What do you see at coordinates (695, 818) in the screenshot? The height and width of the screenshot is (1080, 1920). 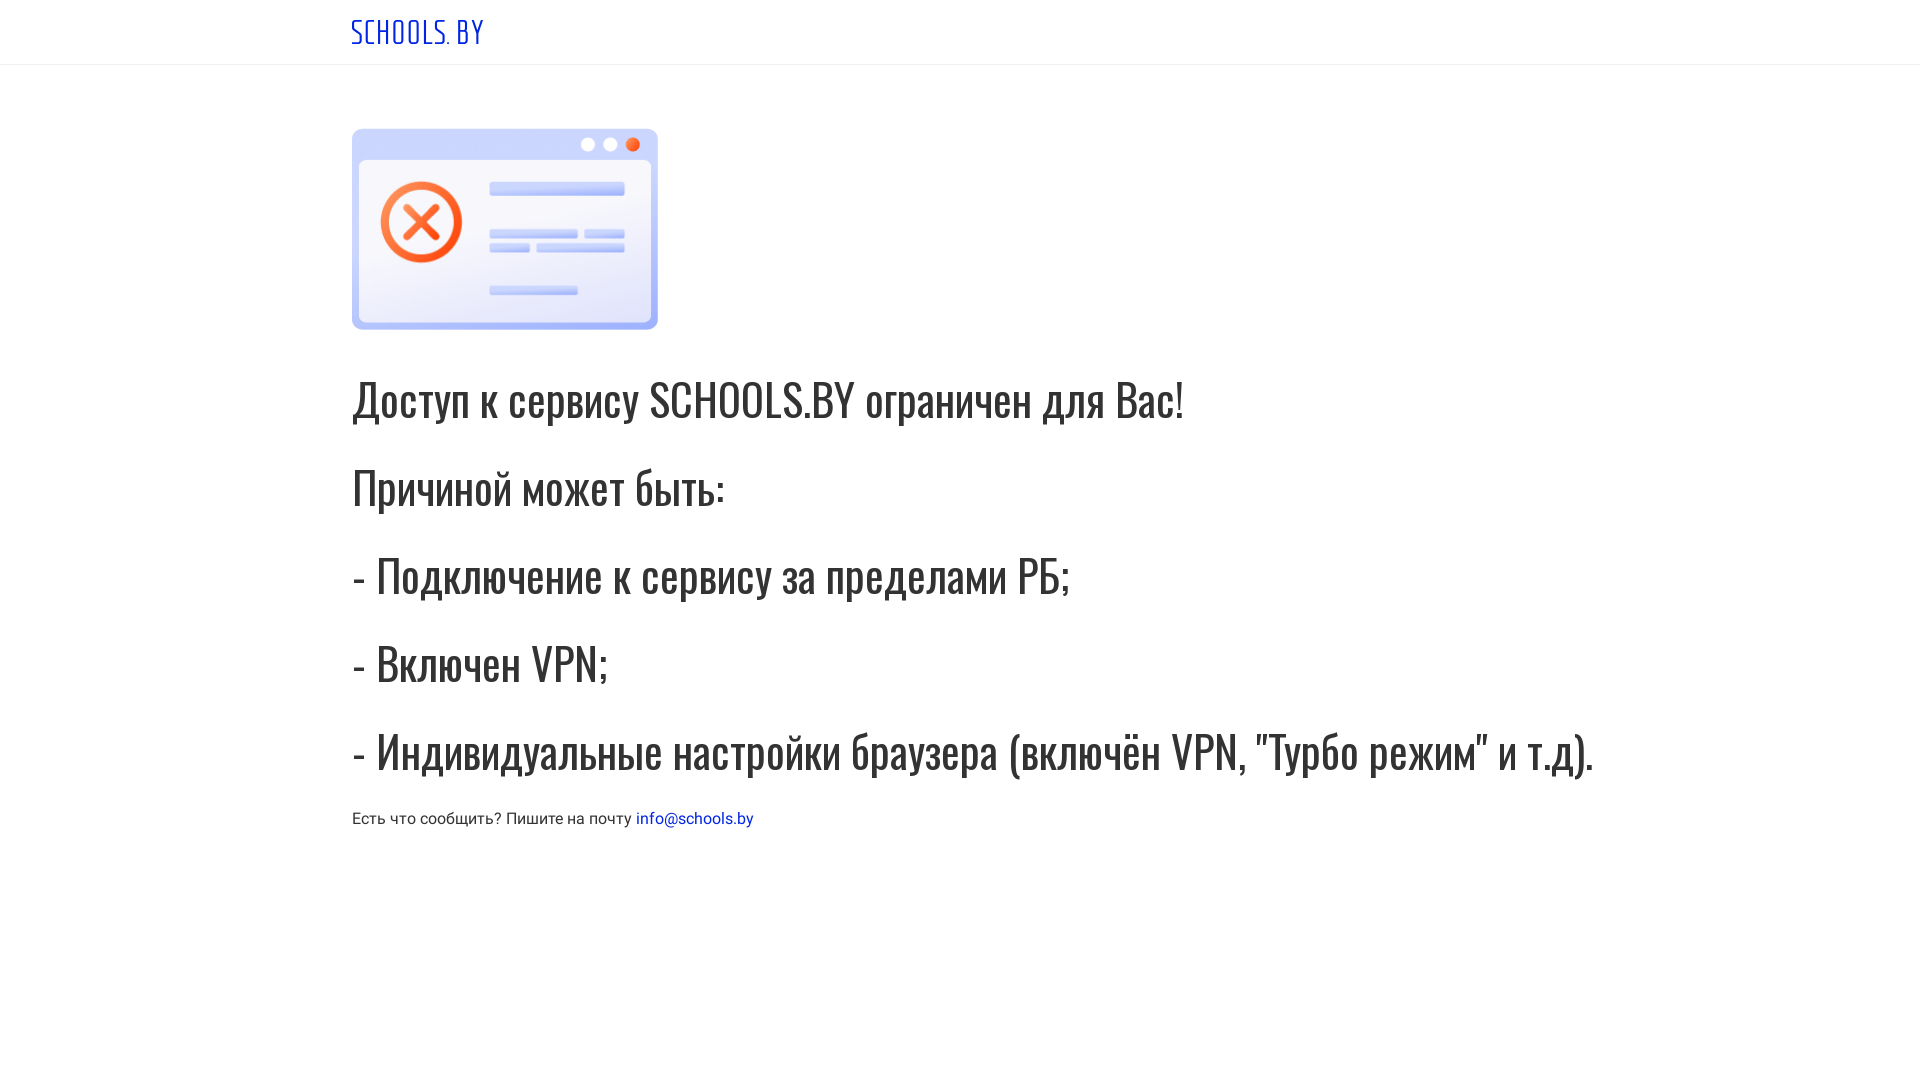 I see `'info@schools.by'` at bounding box center [695, 818].